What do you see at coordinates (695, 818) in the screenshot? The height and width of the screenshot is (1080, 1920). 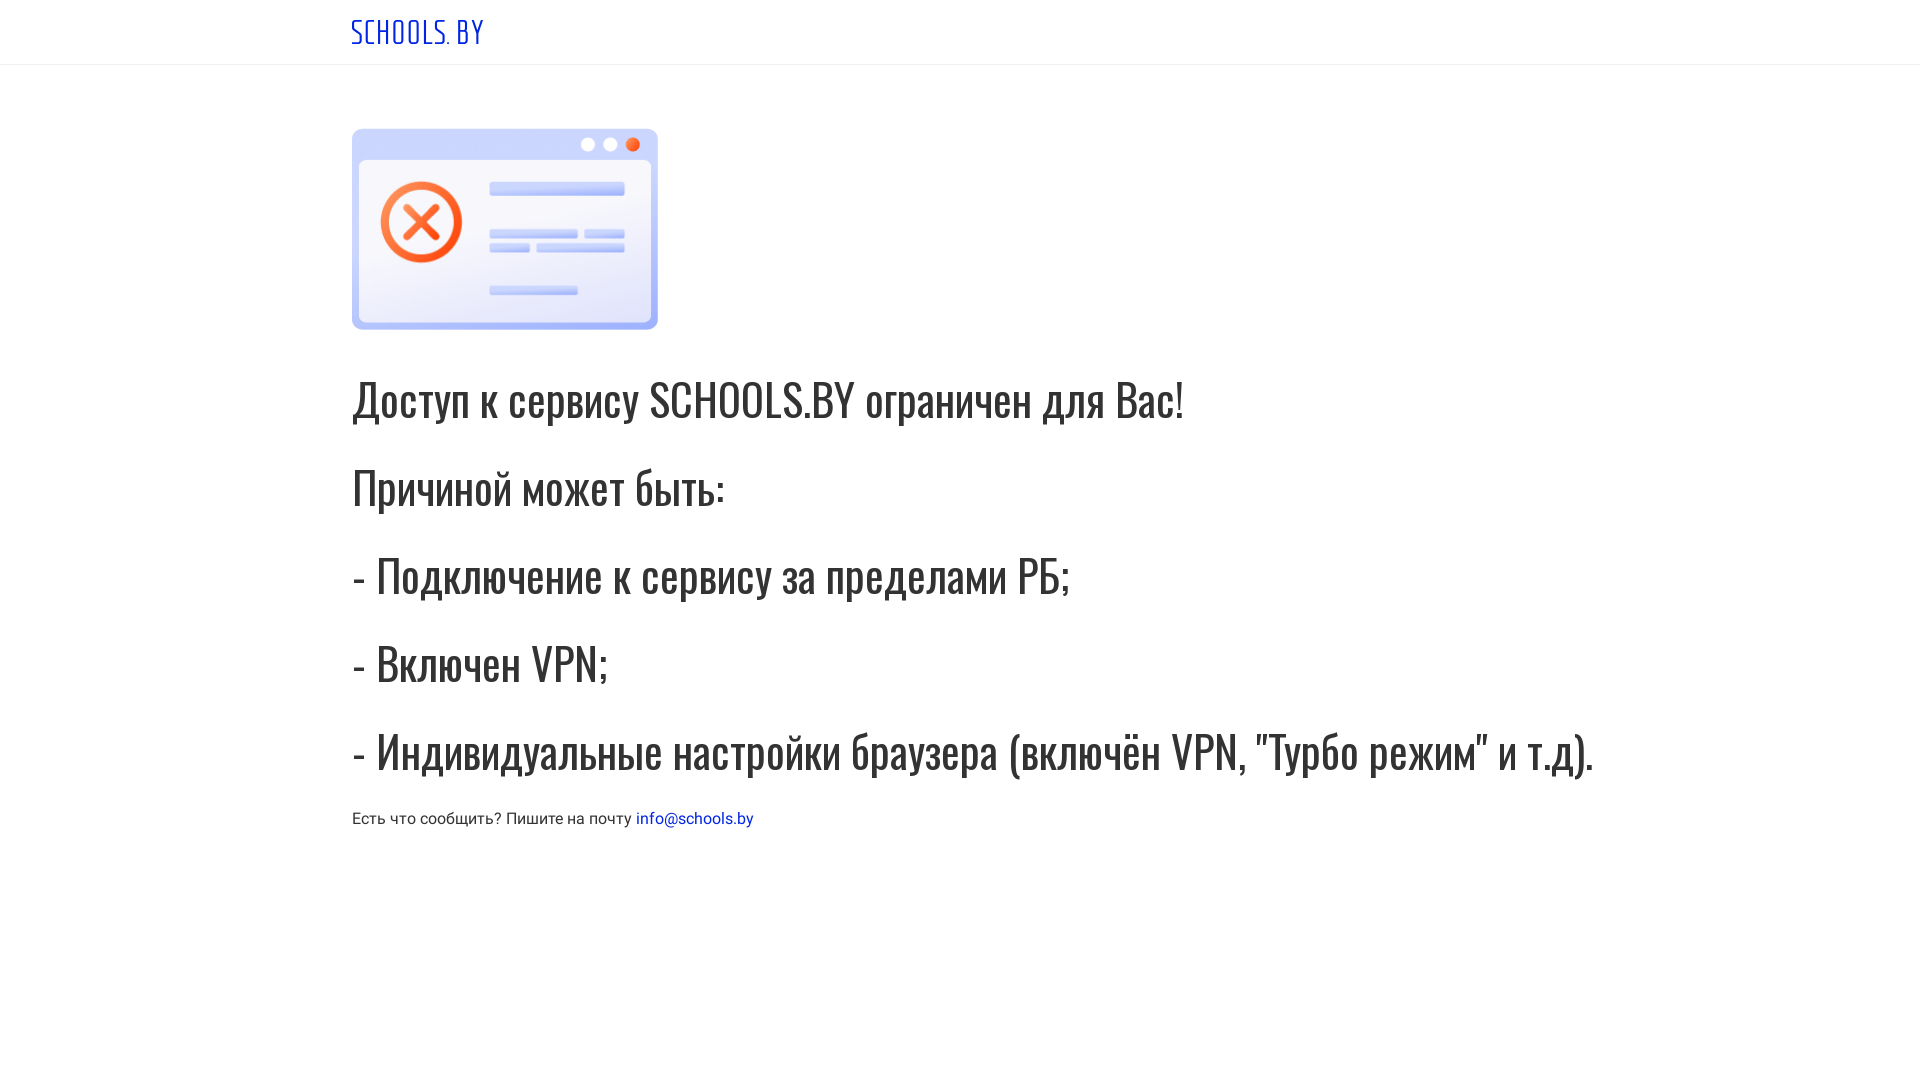 I see `'info@schools.by'` at bounding box center [695, 818].